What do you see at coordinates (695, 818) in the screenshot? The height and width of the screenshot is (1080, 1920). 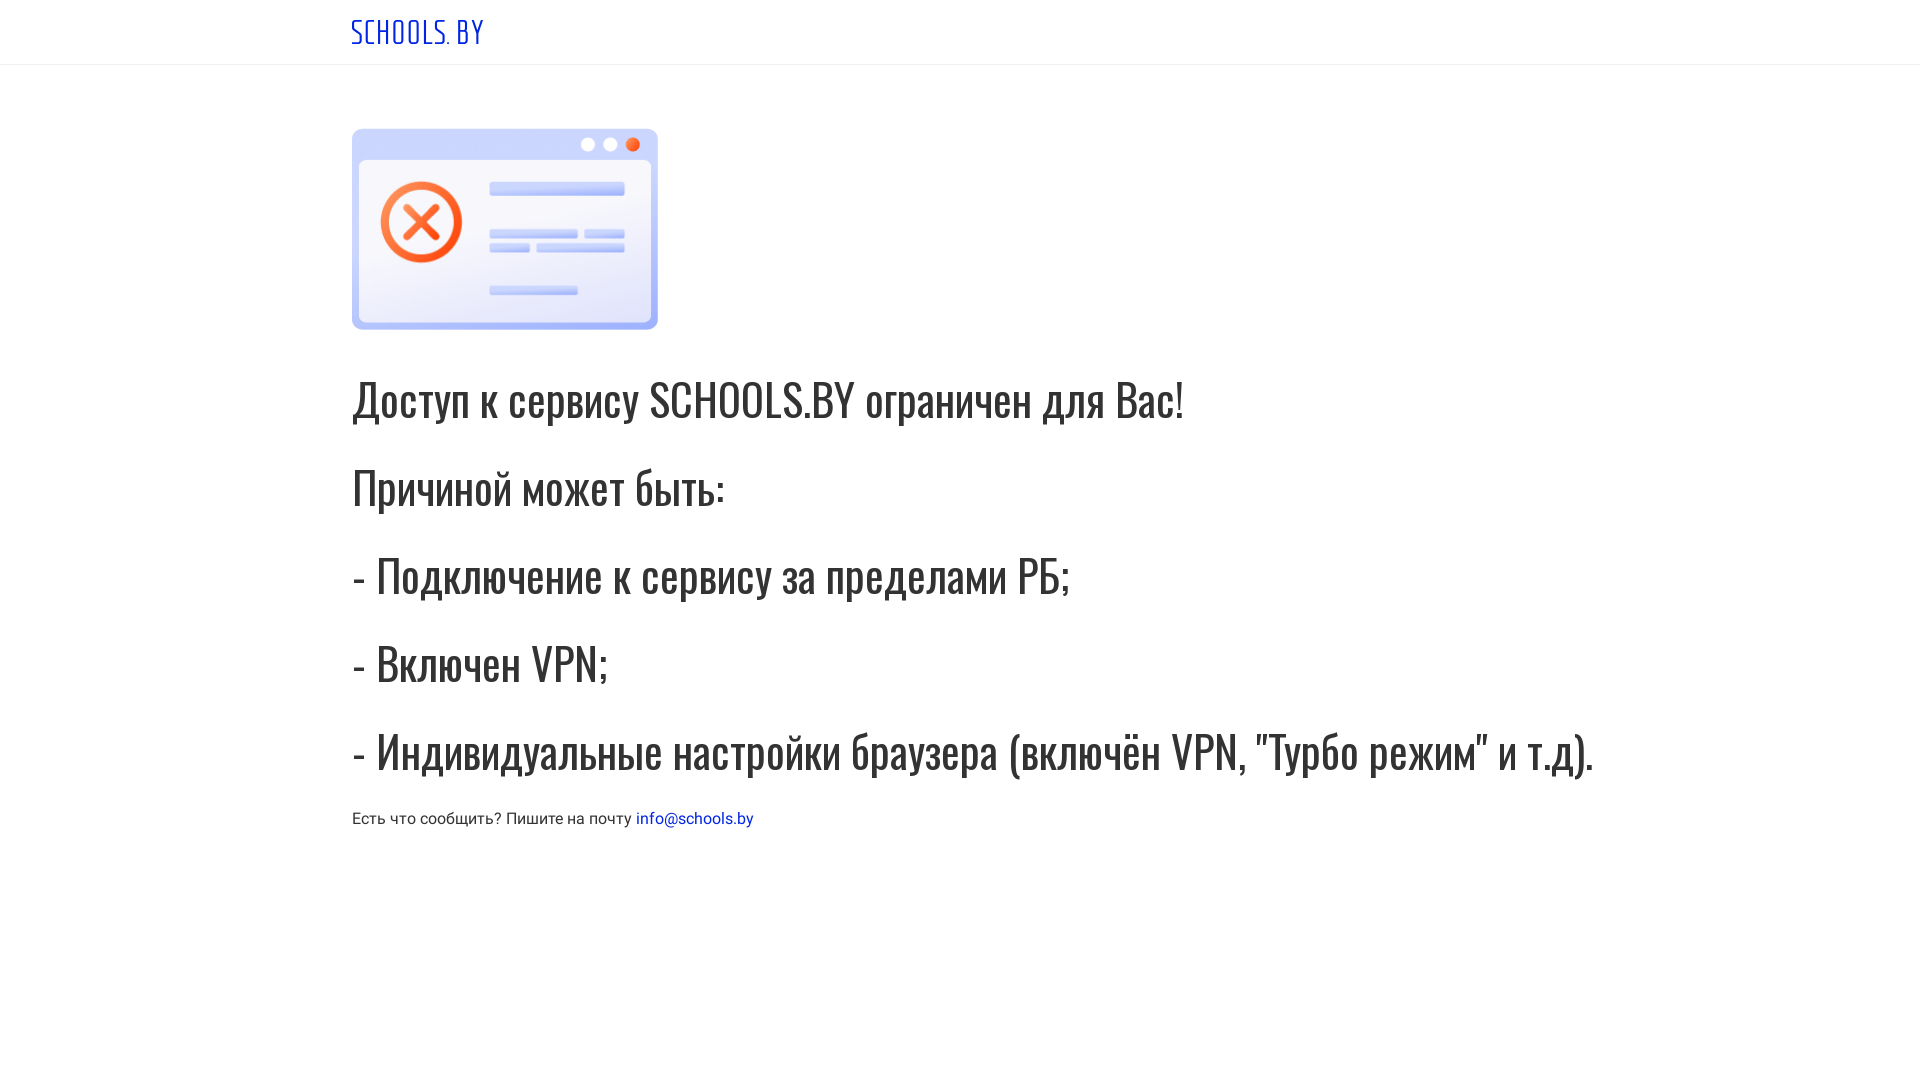 I see `'info@schools.by'` at bounding box center [695, 818].